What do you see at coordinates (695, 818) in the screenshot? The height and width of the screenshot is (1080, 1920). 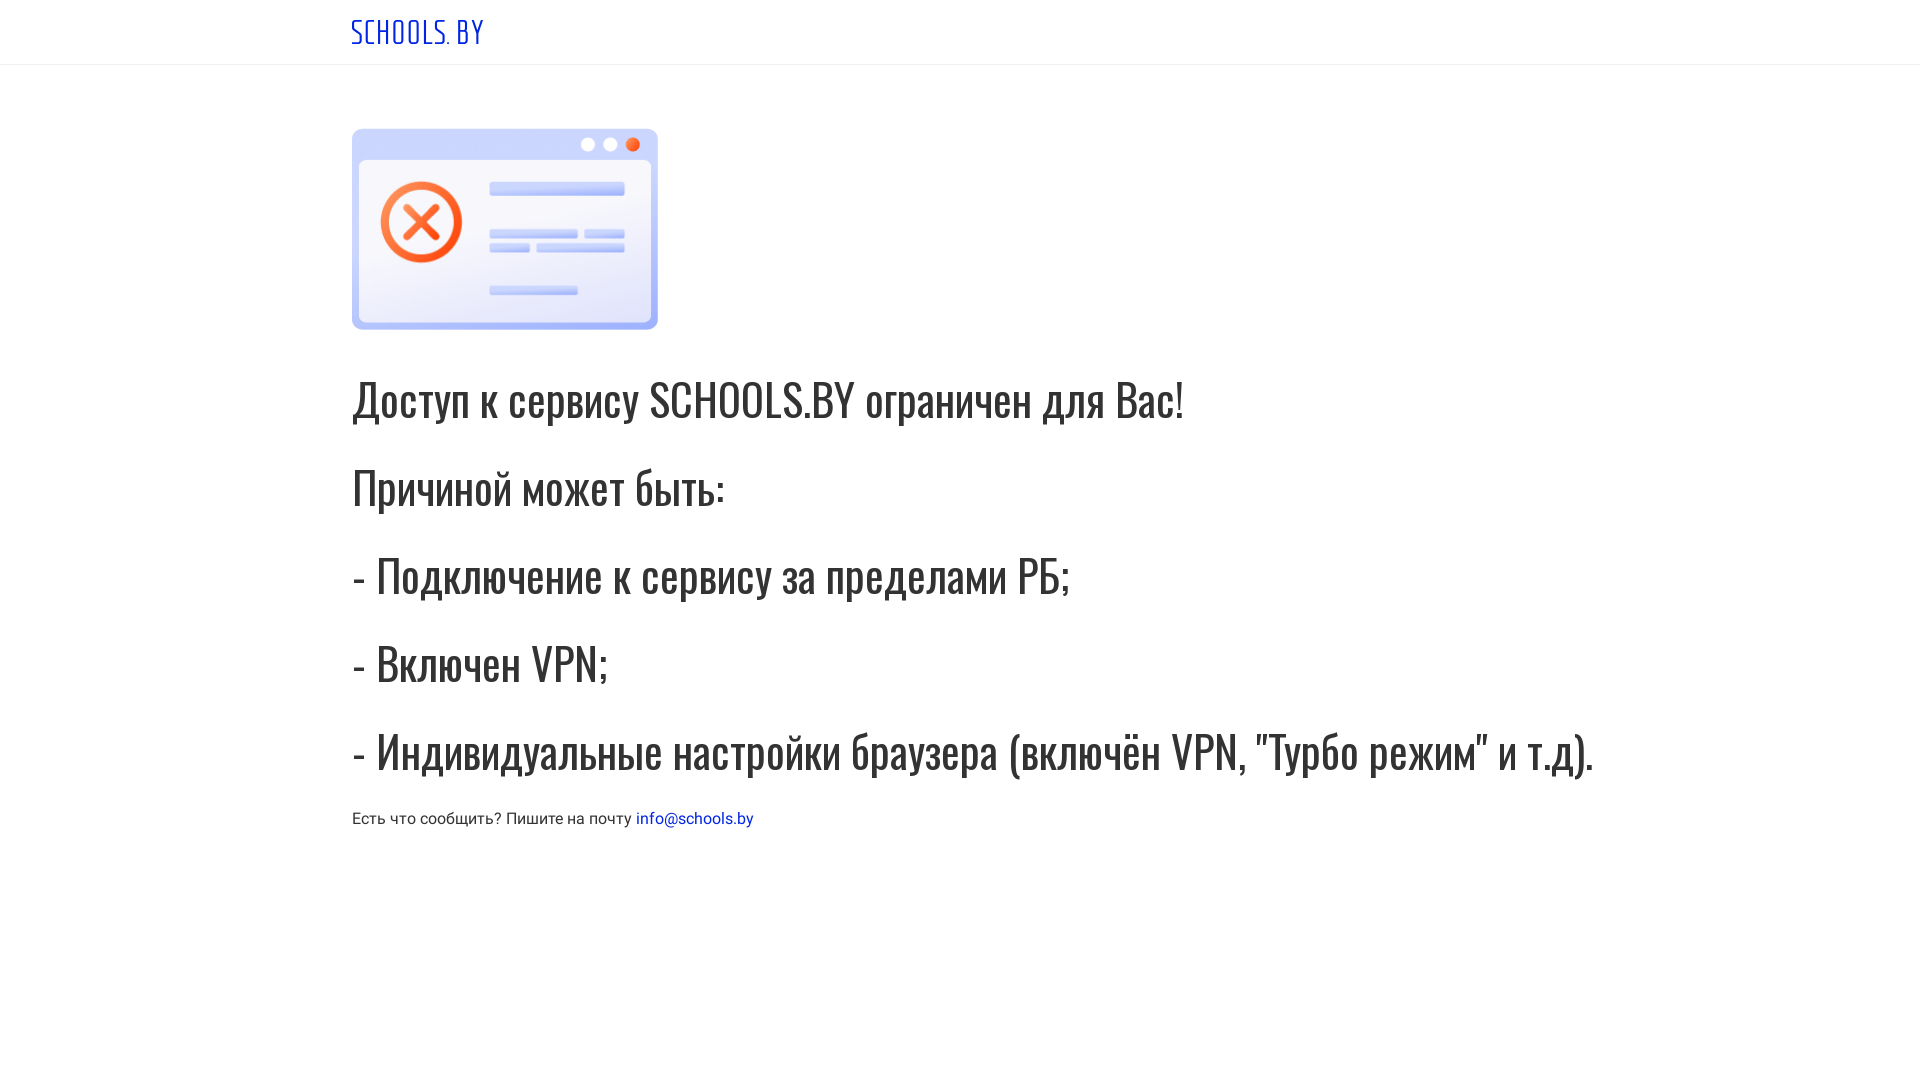 I see `'info@schools.by'` at bounding box center [695, 818].